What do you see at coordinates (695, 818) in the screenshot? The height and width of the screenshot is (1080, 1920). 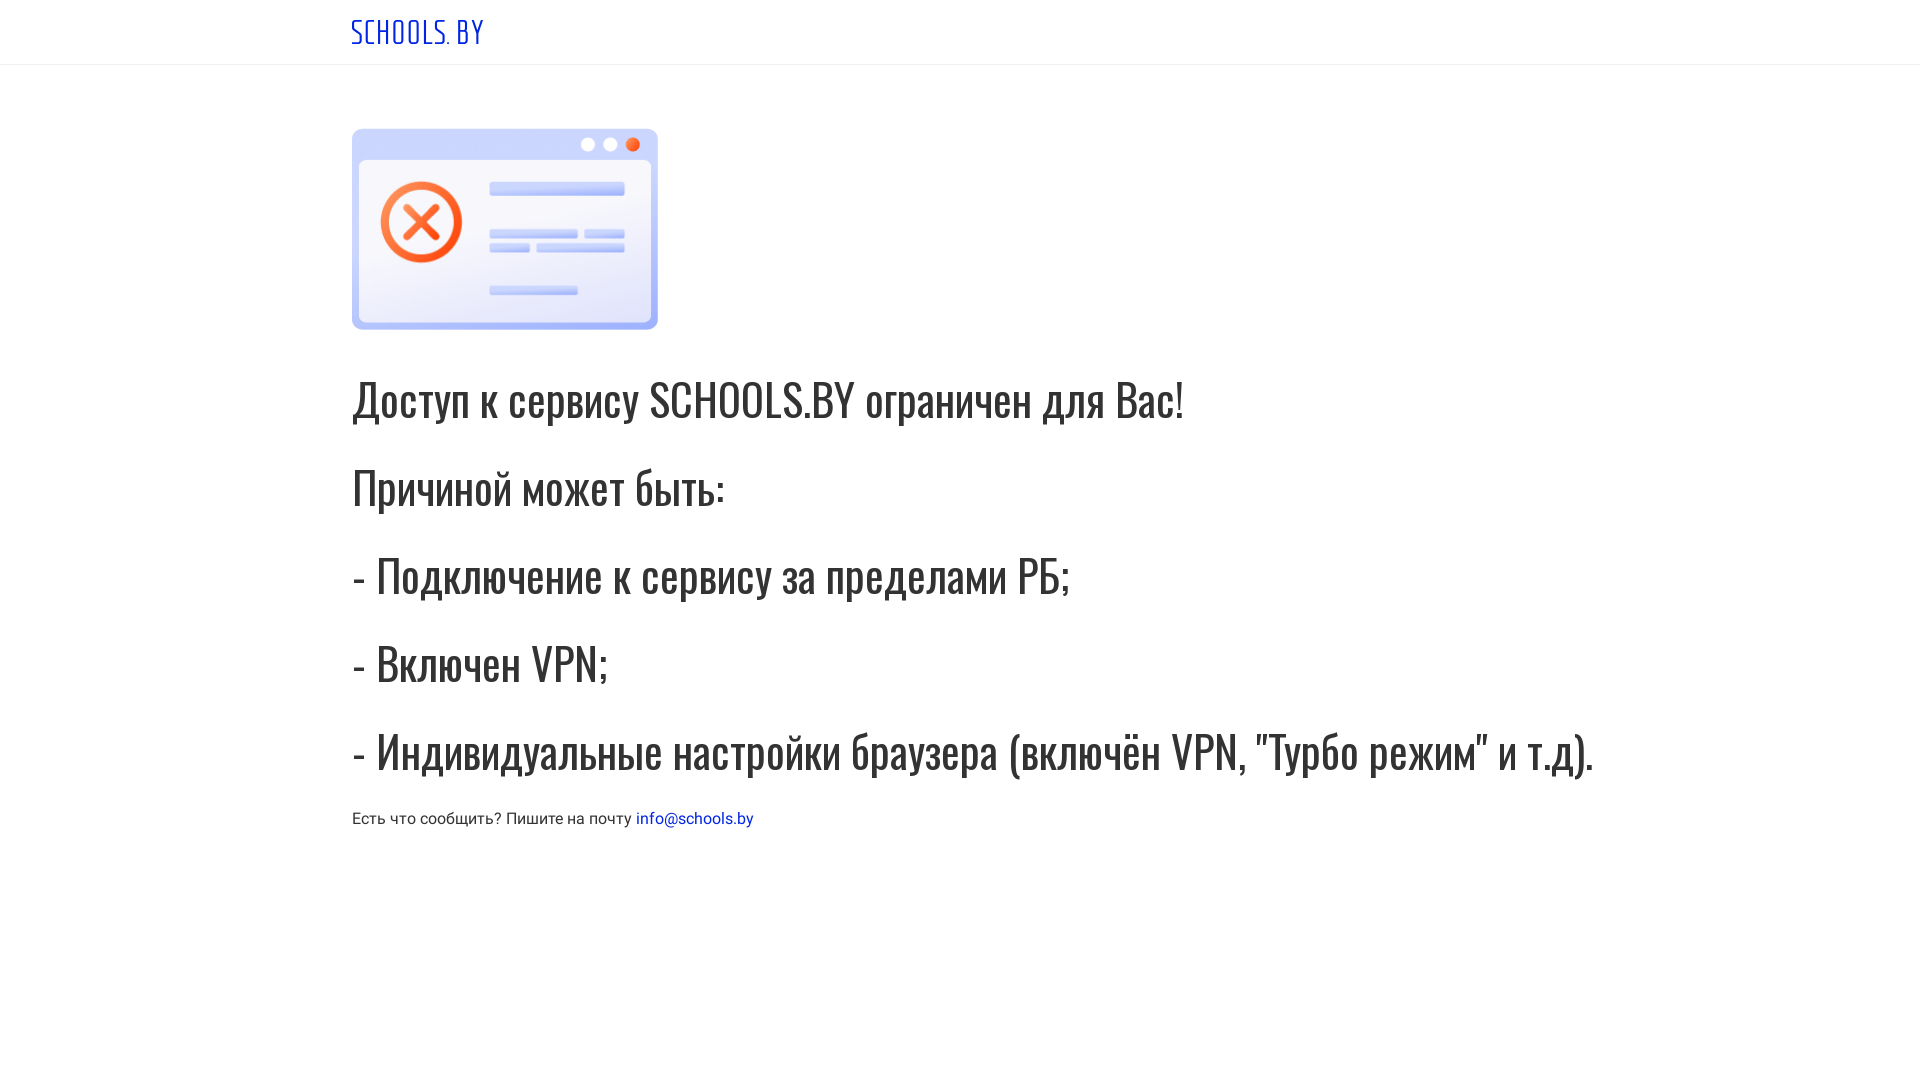 I see `'info@schools.by'` at bounding box center [695, 818].